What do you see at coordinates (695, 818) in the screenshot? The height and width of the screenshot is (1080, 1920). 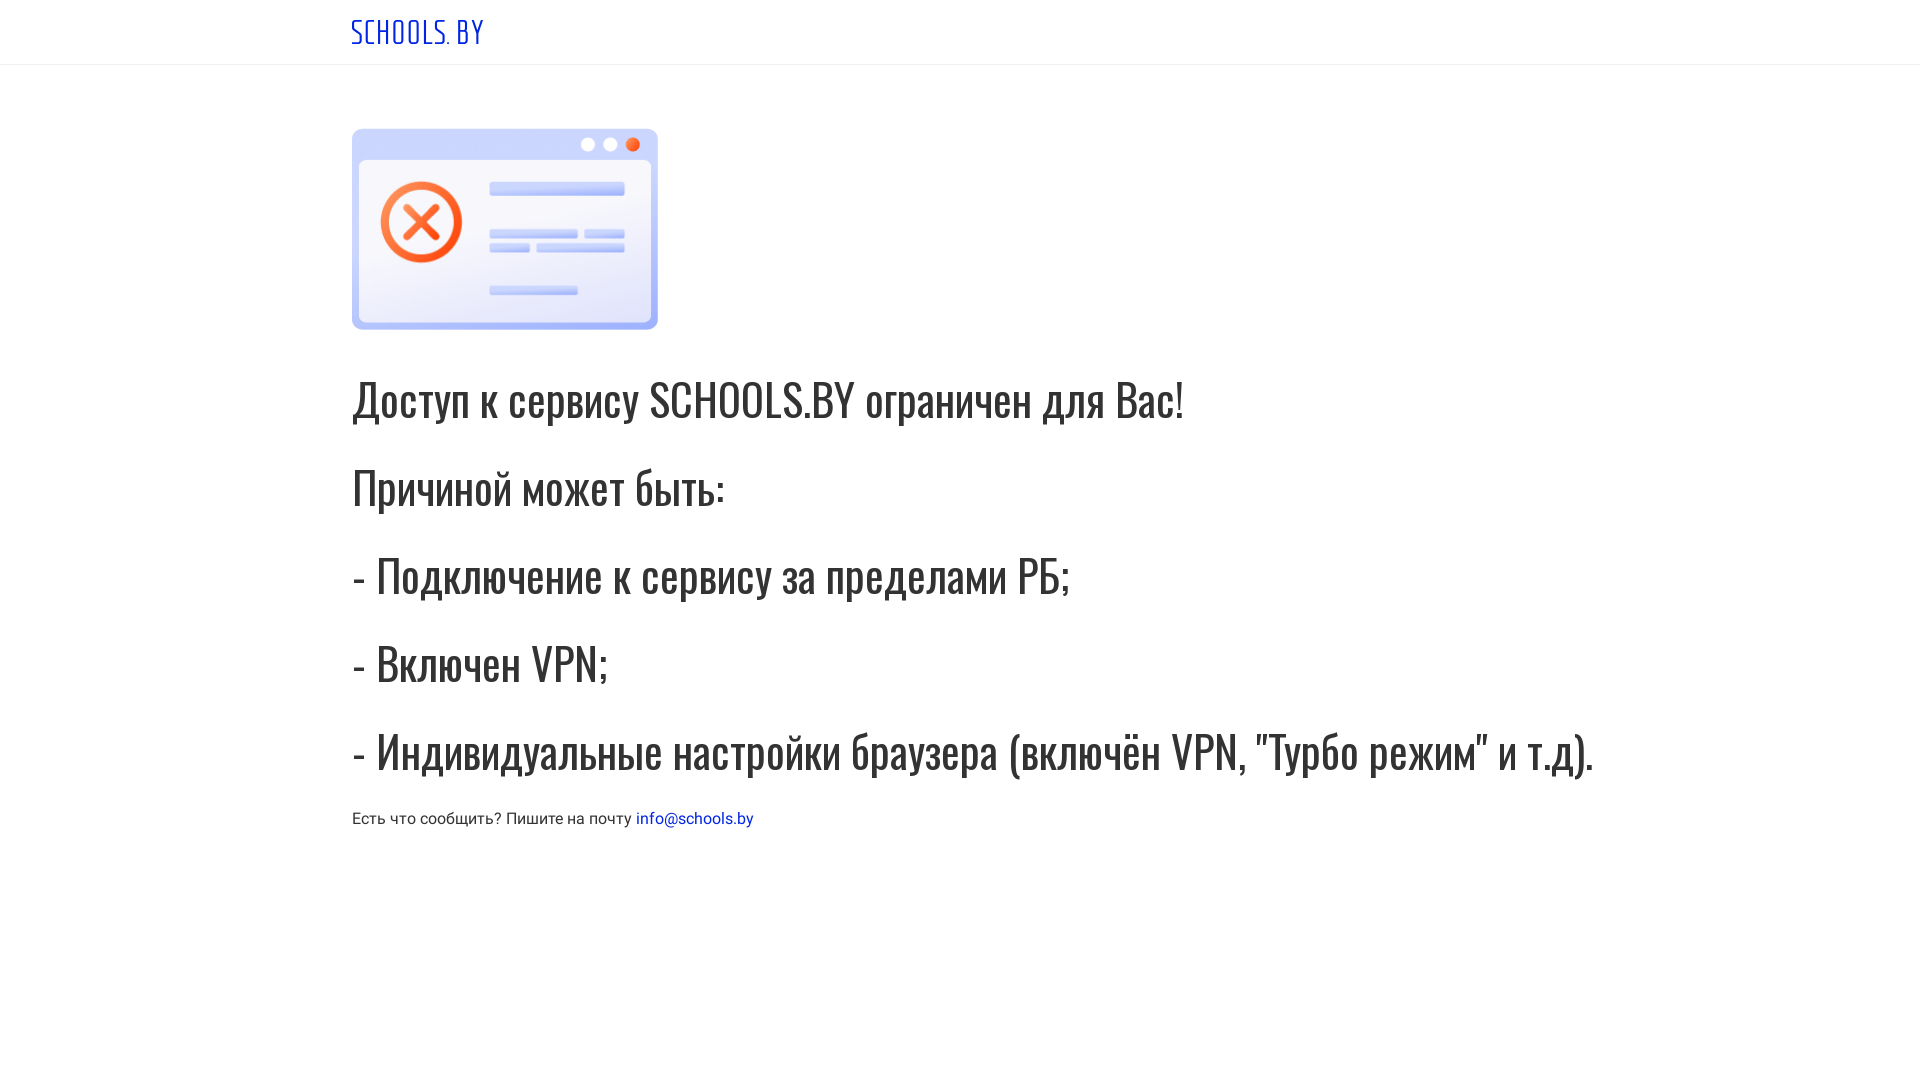 I see `'info@schools.by'` at bounding box center [695, 818].